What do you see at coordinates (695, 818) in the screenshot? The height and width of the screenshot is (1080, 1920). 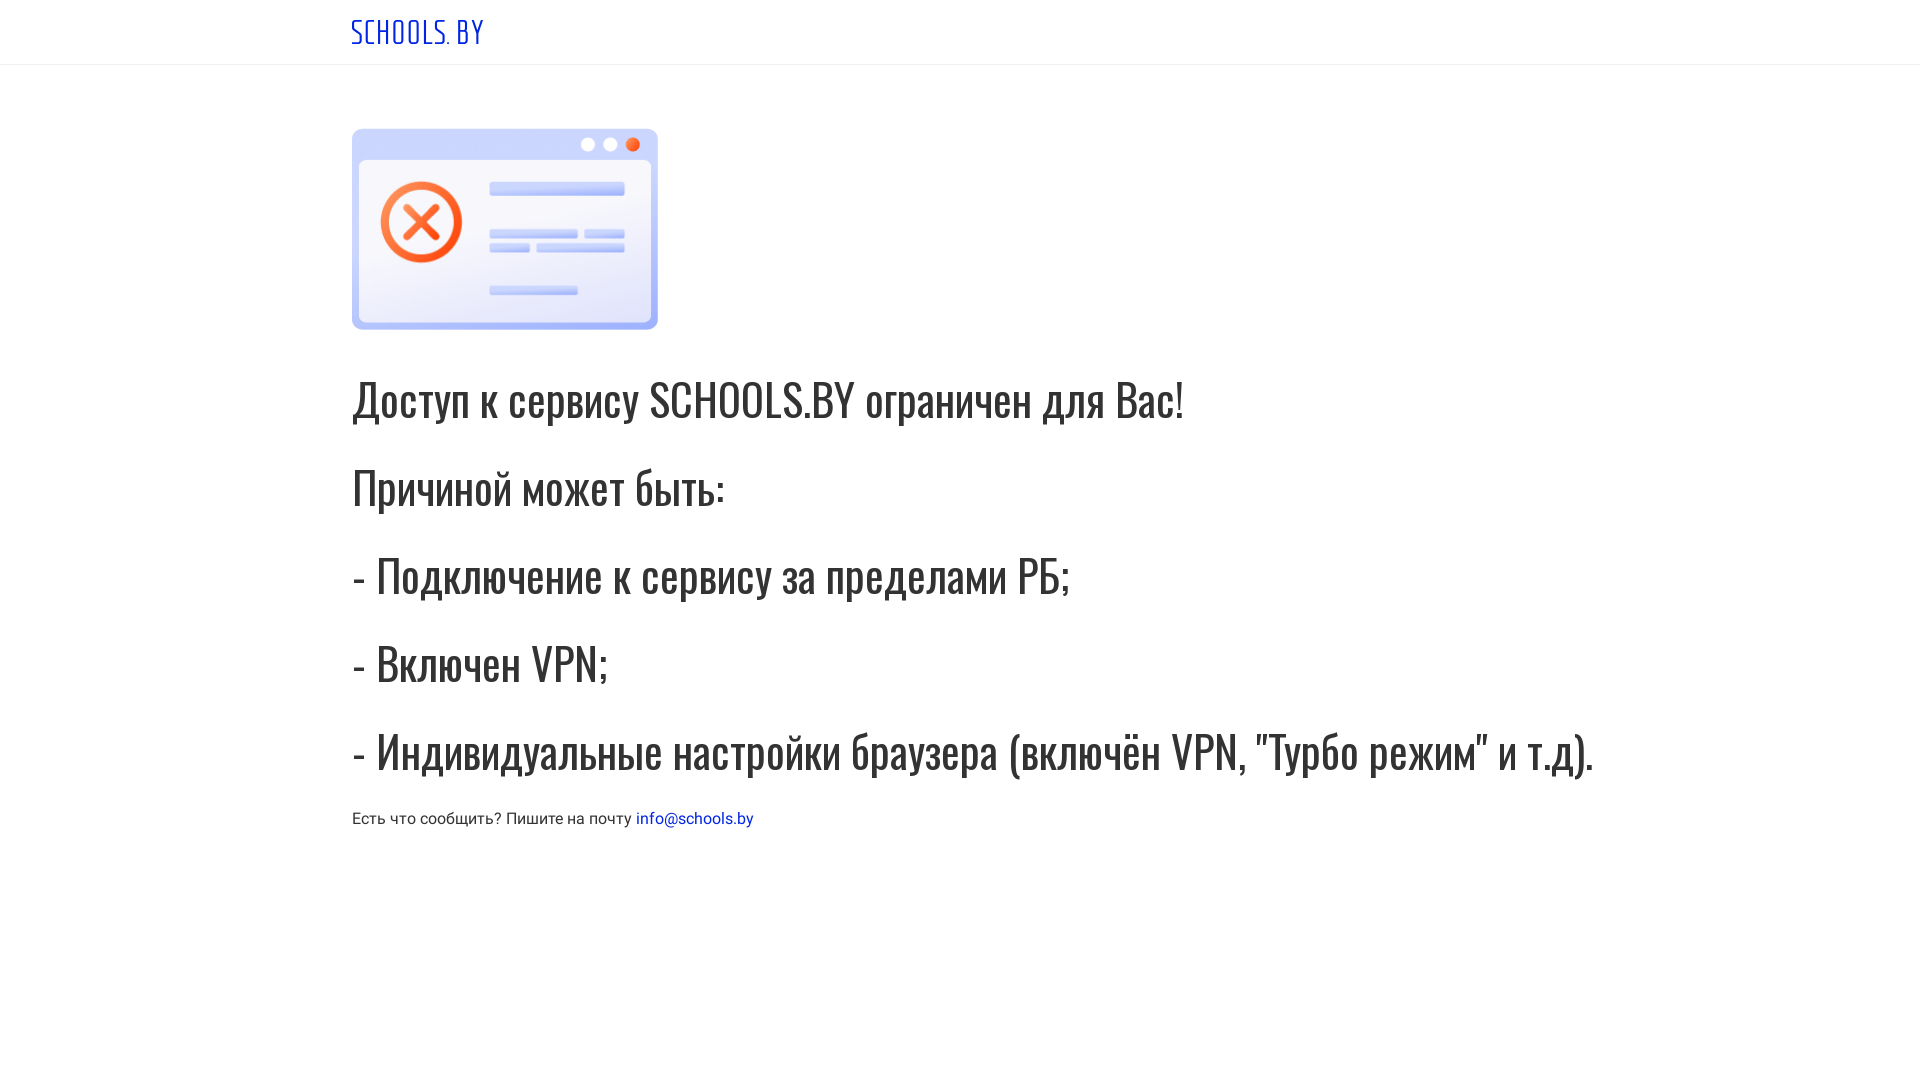 I see `'info@schools.by'` at bounding box center [695, 818].